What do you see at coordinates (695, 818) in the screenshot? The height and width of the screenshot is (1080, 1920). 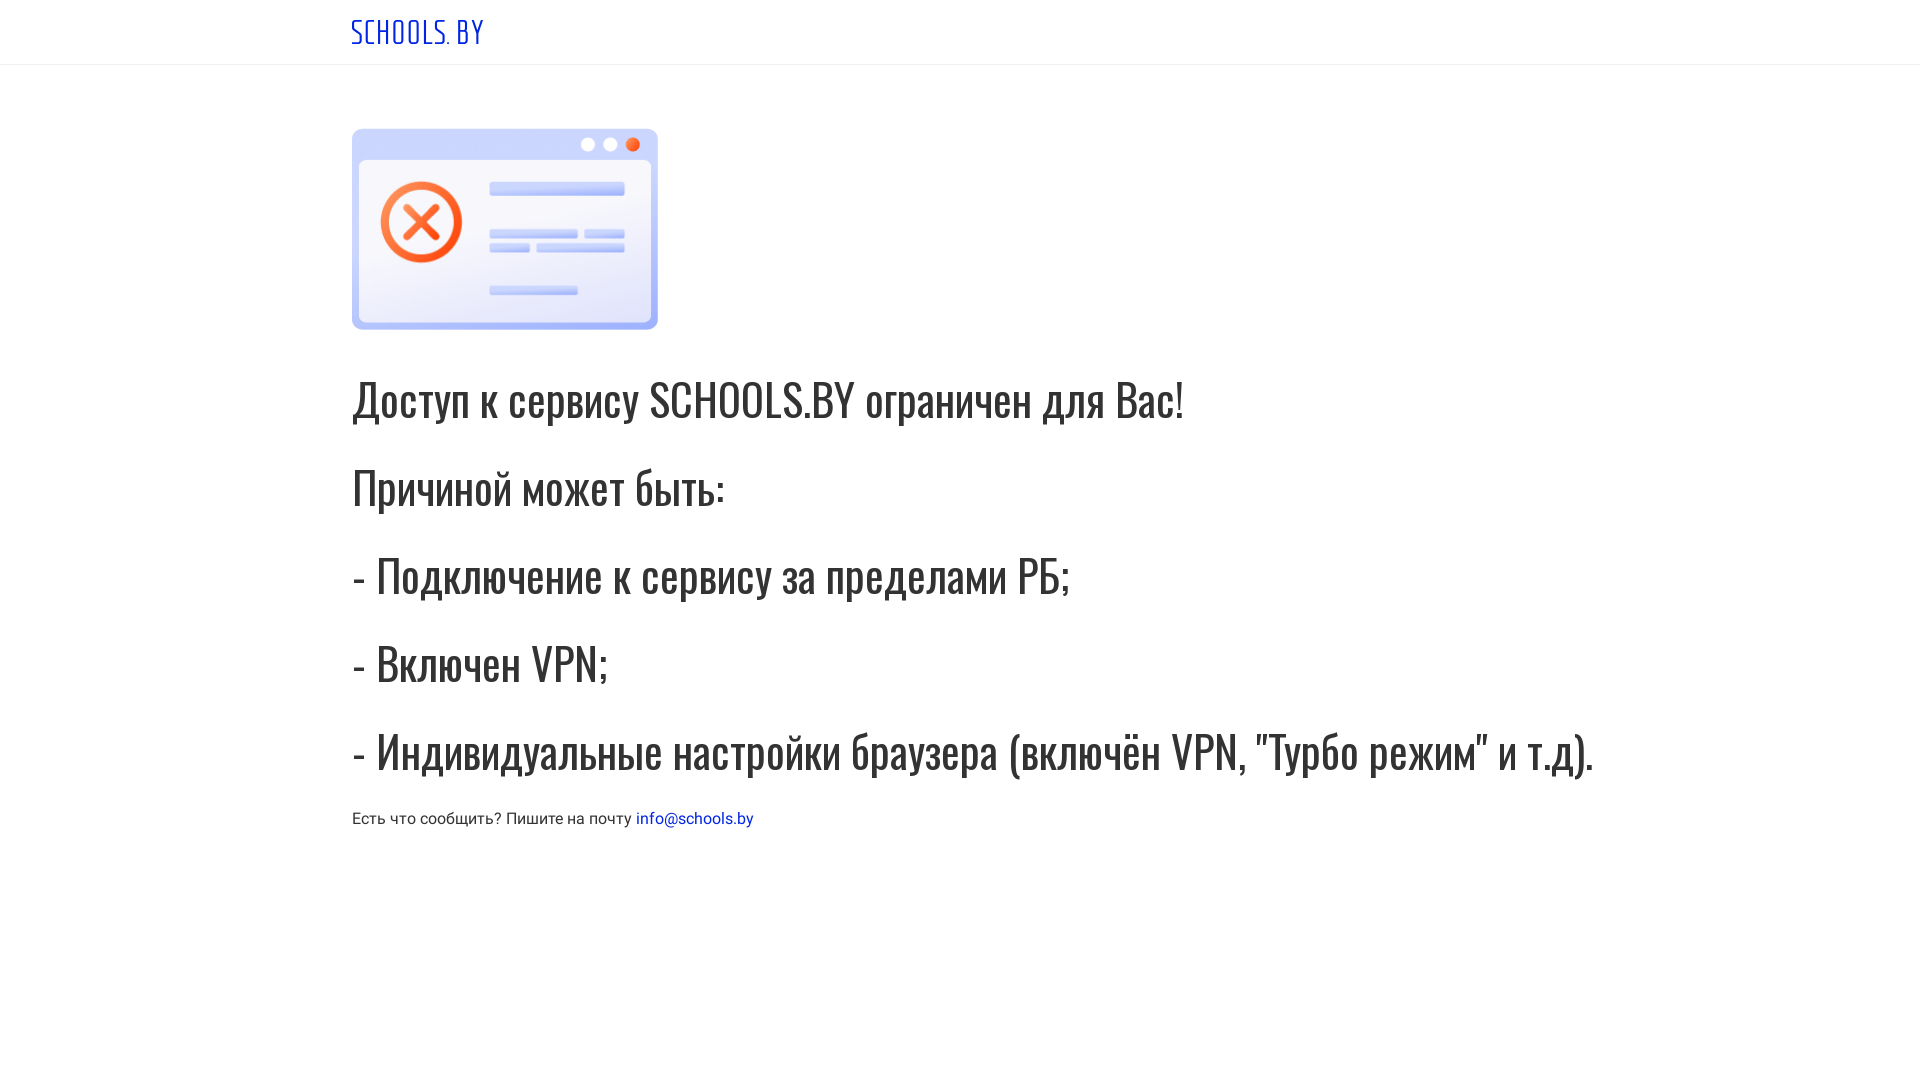 I see `'info@schools.by'` at bounding box center [695, 818].